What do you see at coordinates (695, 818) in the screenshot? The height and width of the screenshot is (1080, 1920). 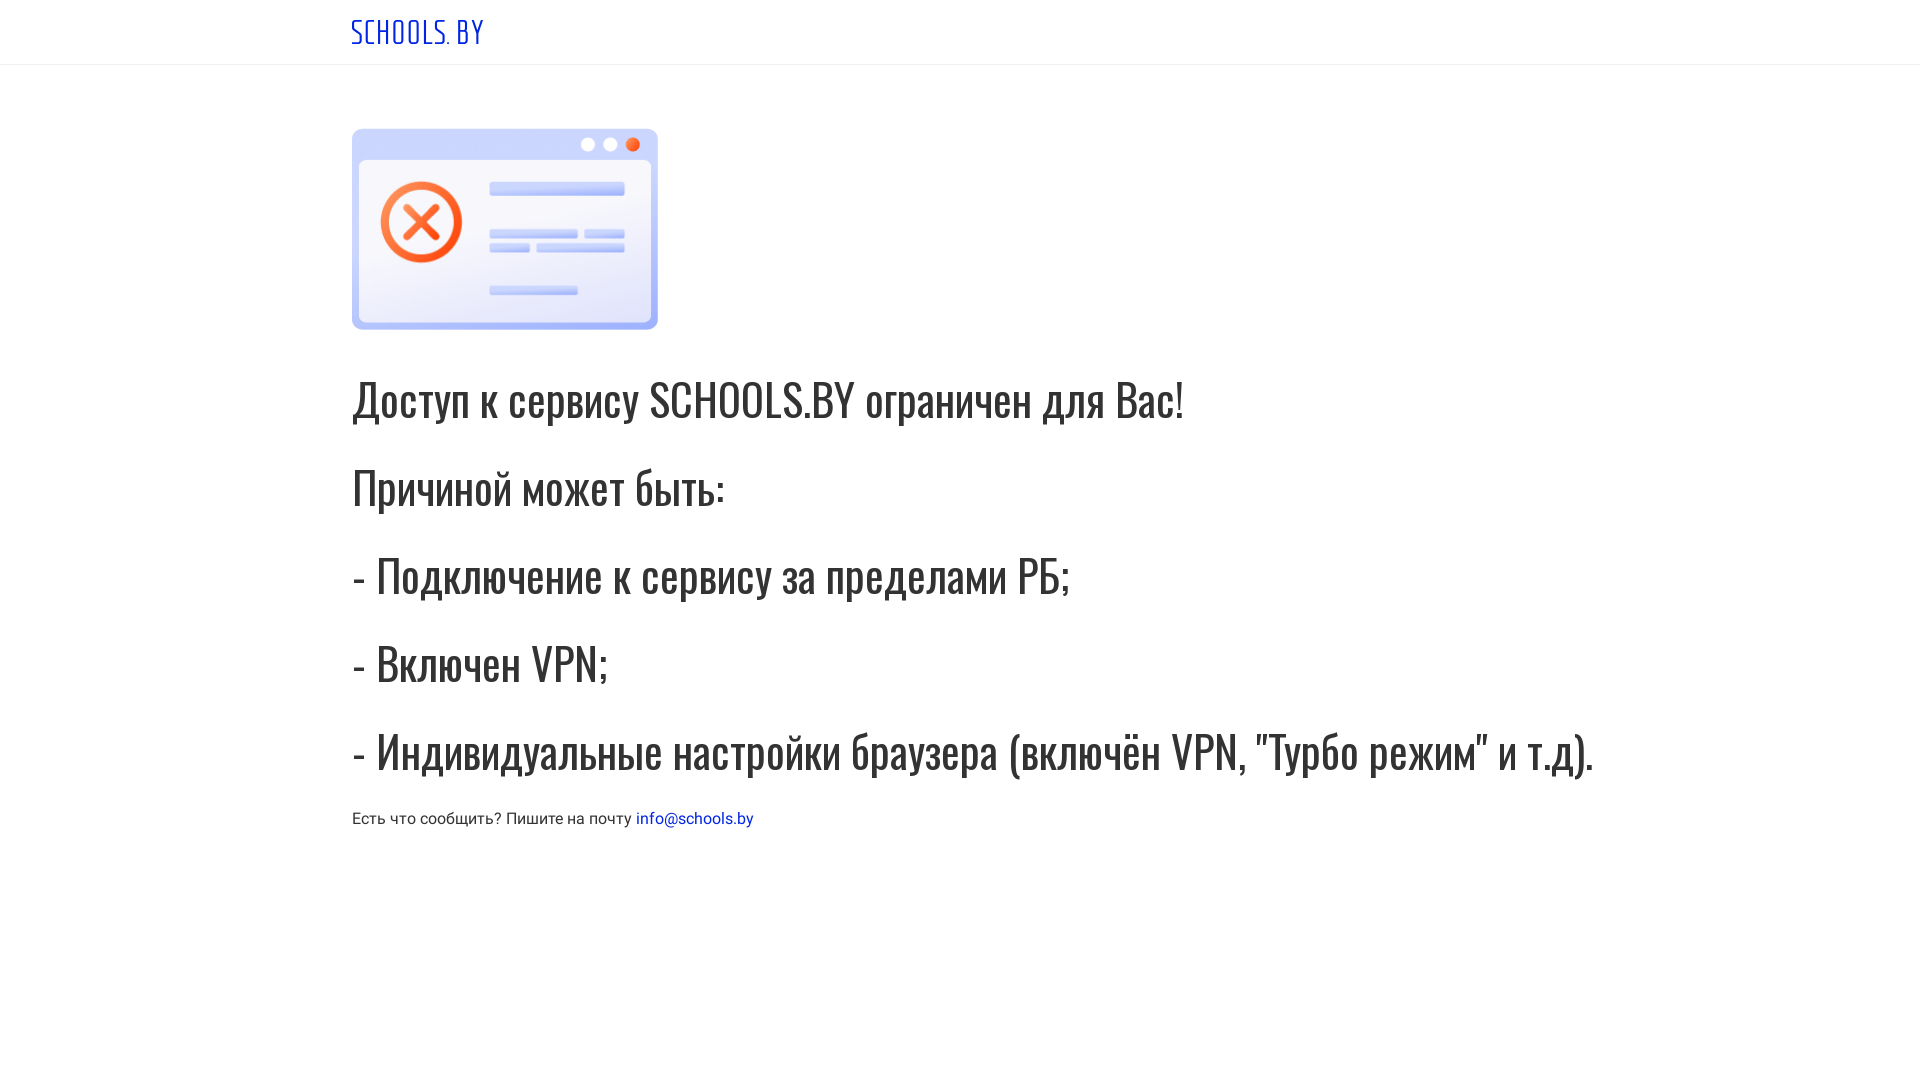 I see `'info@schools.by'` at bounding box center [695, 818].